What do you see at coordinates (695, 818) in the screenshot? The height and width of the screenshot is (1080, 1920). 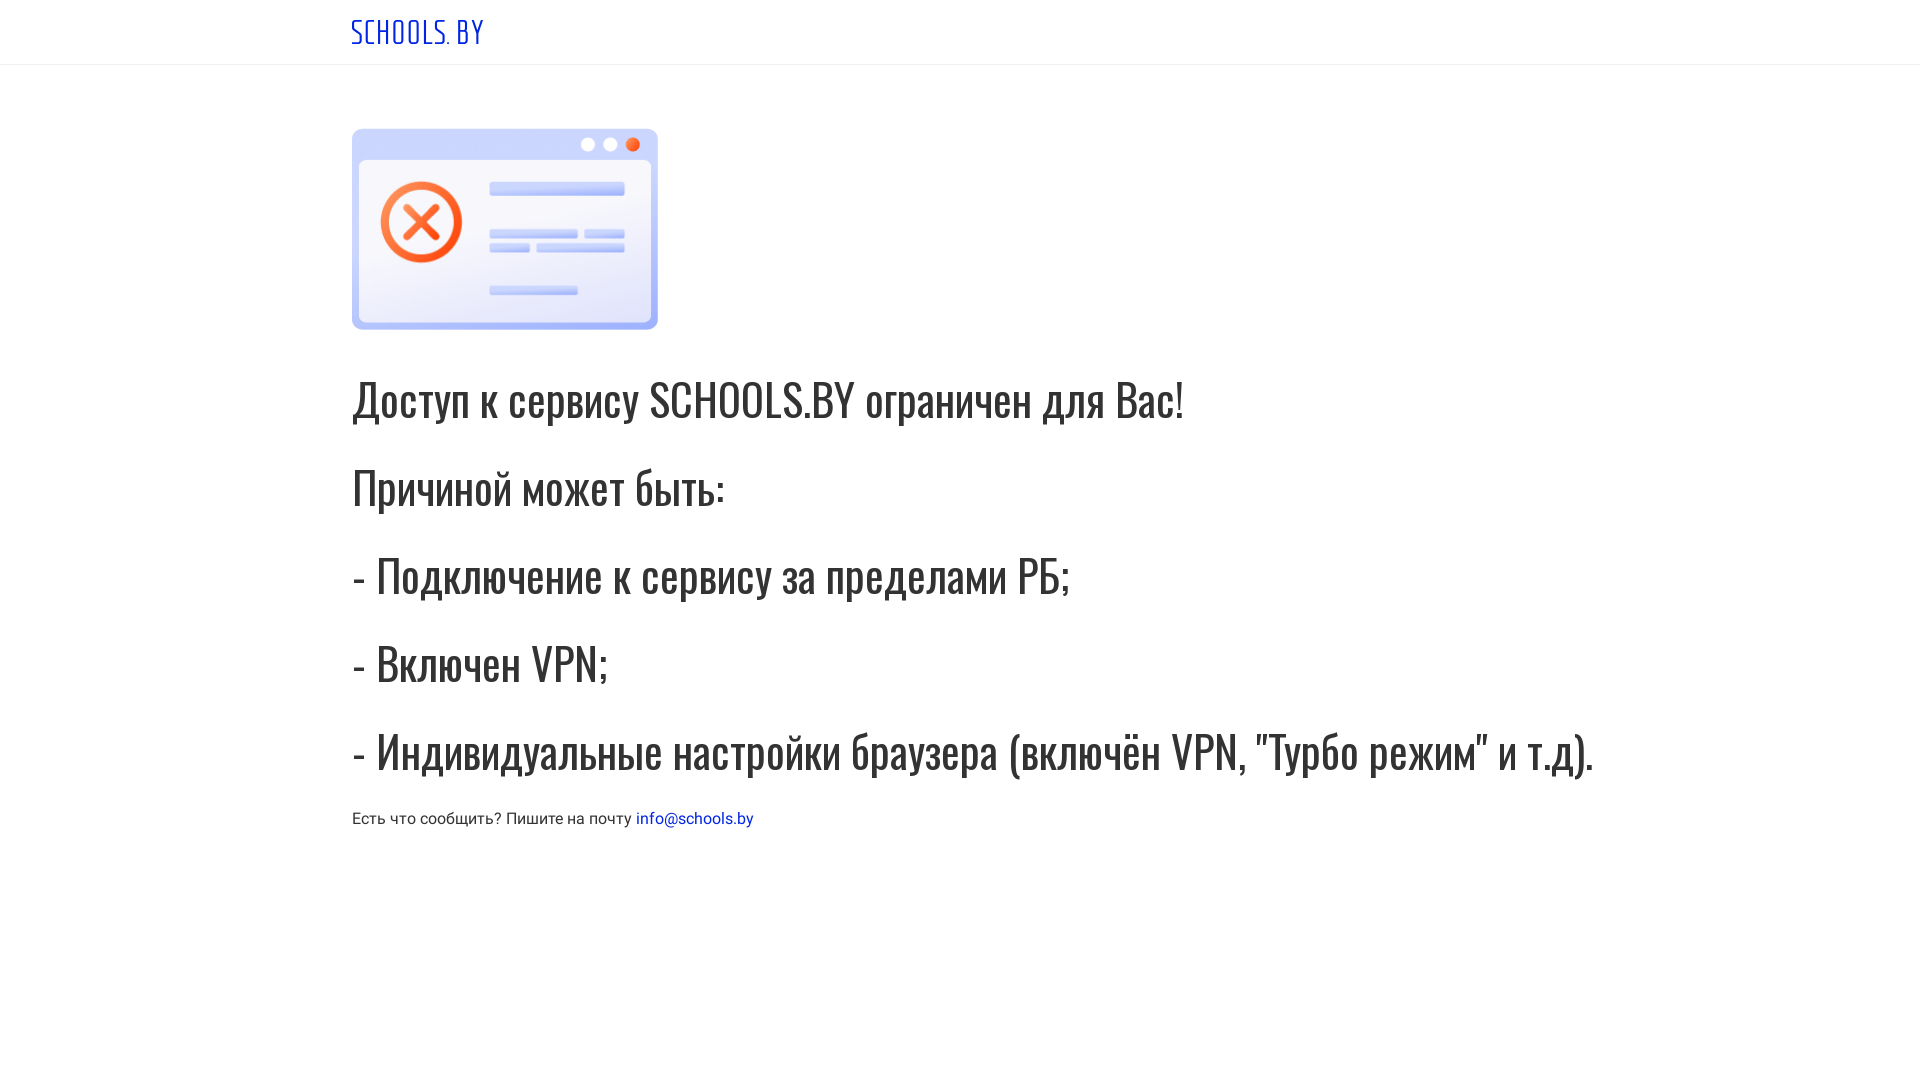 I see `'info@schools.by'` at bounding box center [695, 818].